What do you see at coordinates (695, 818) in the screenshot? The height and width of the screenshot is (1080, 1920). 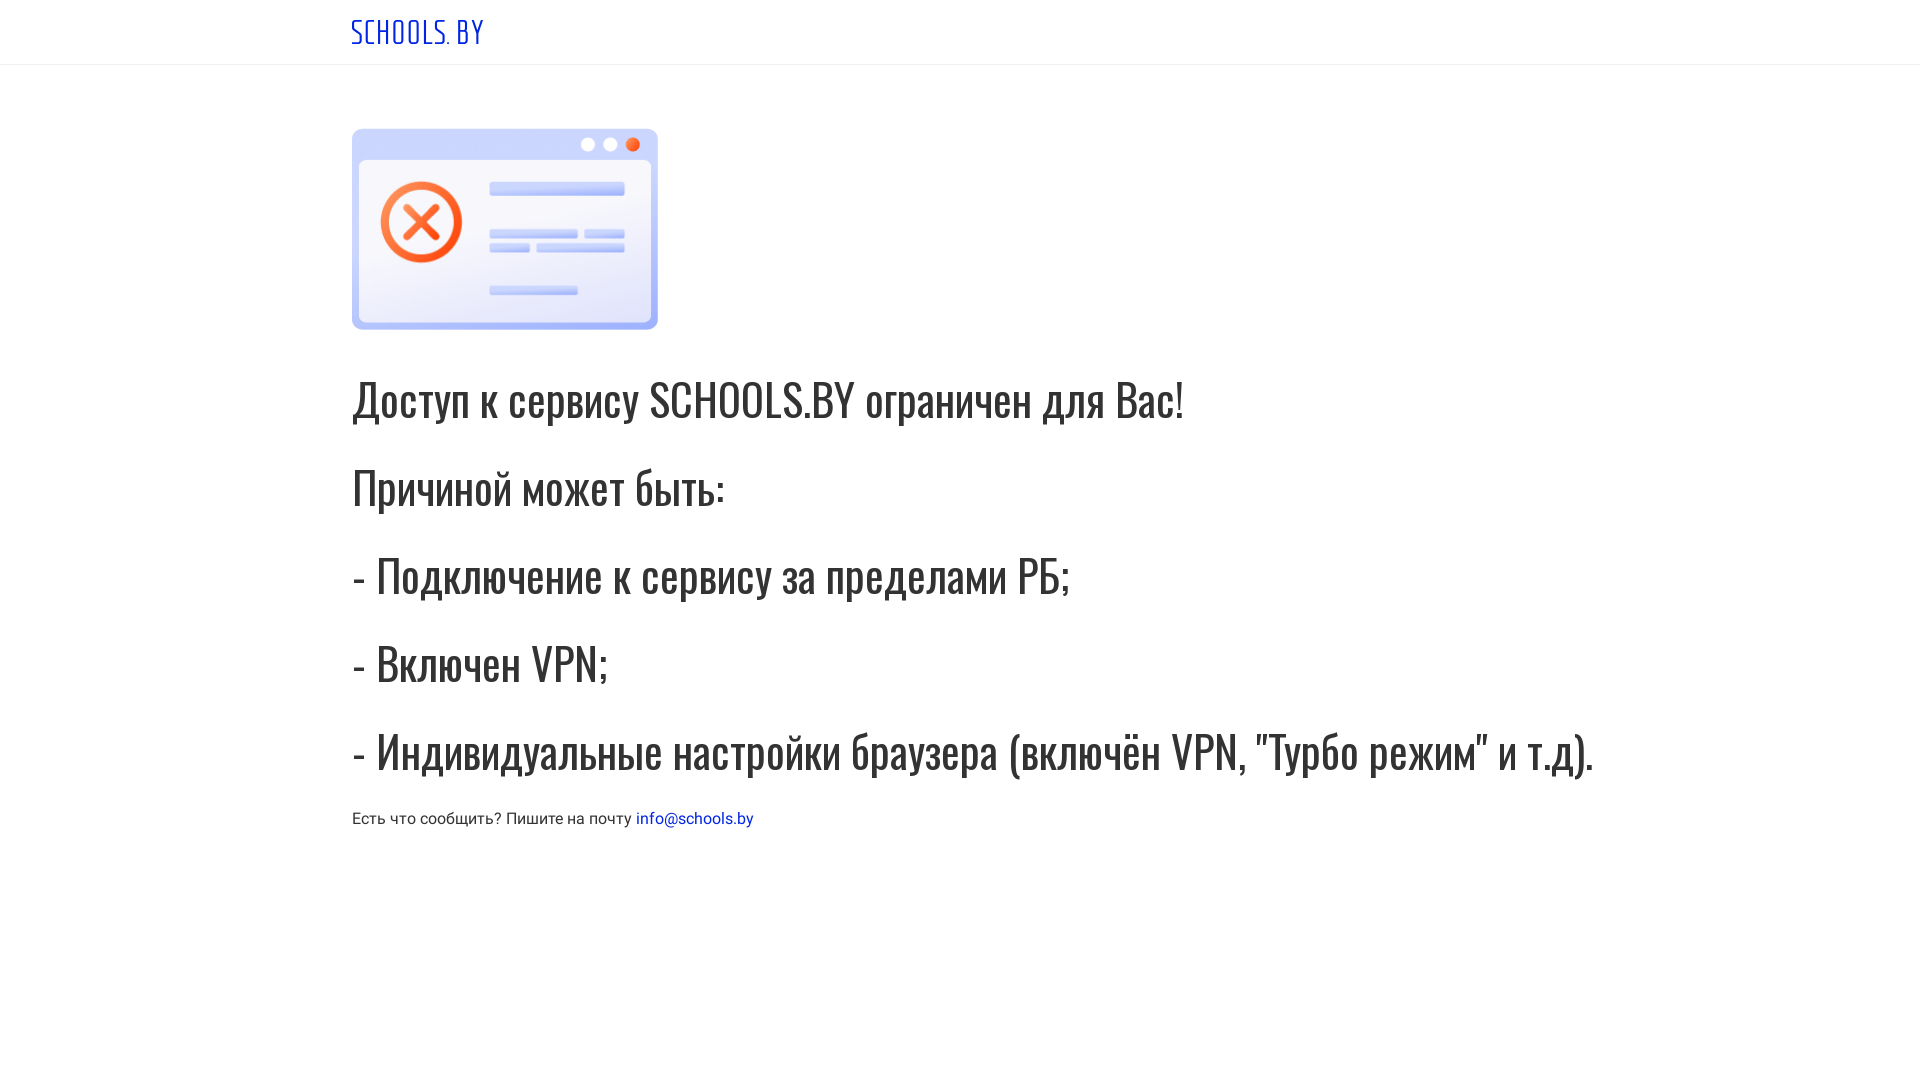 I see `'info@schools.by'` at bounding box center [695, 818].